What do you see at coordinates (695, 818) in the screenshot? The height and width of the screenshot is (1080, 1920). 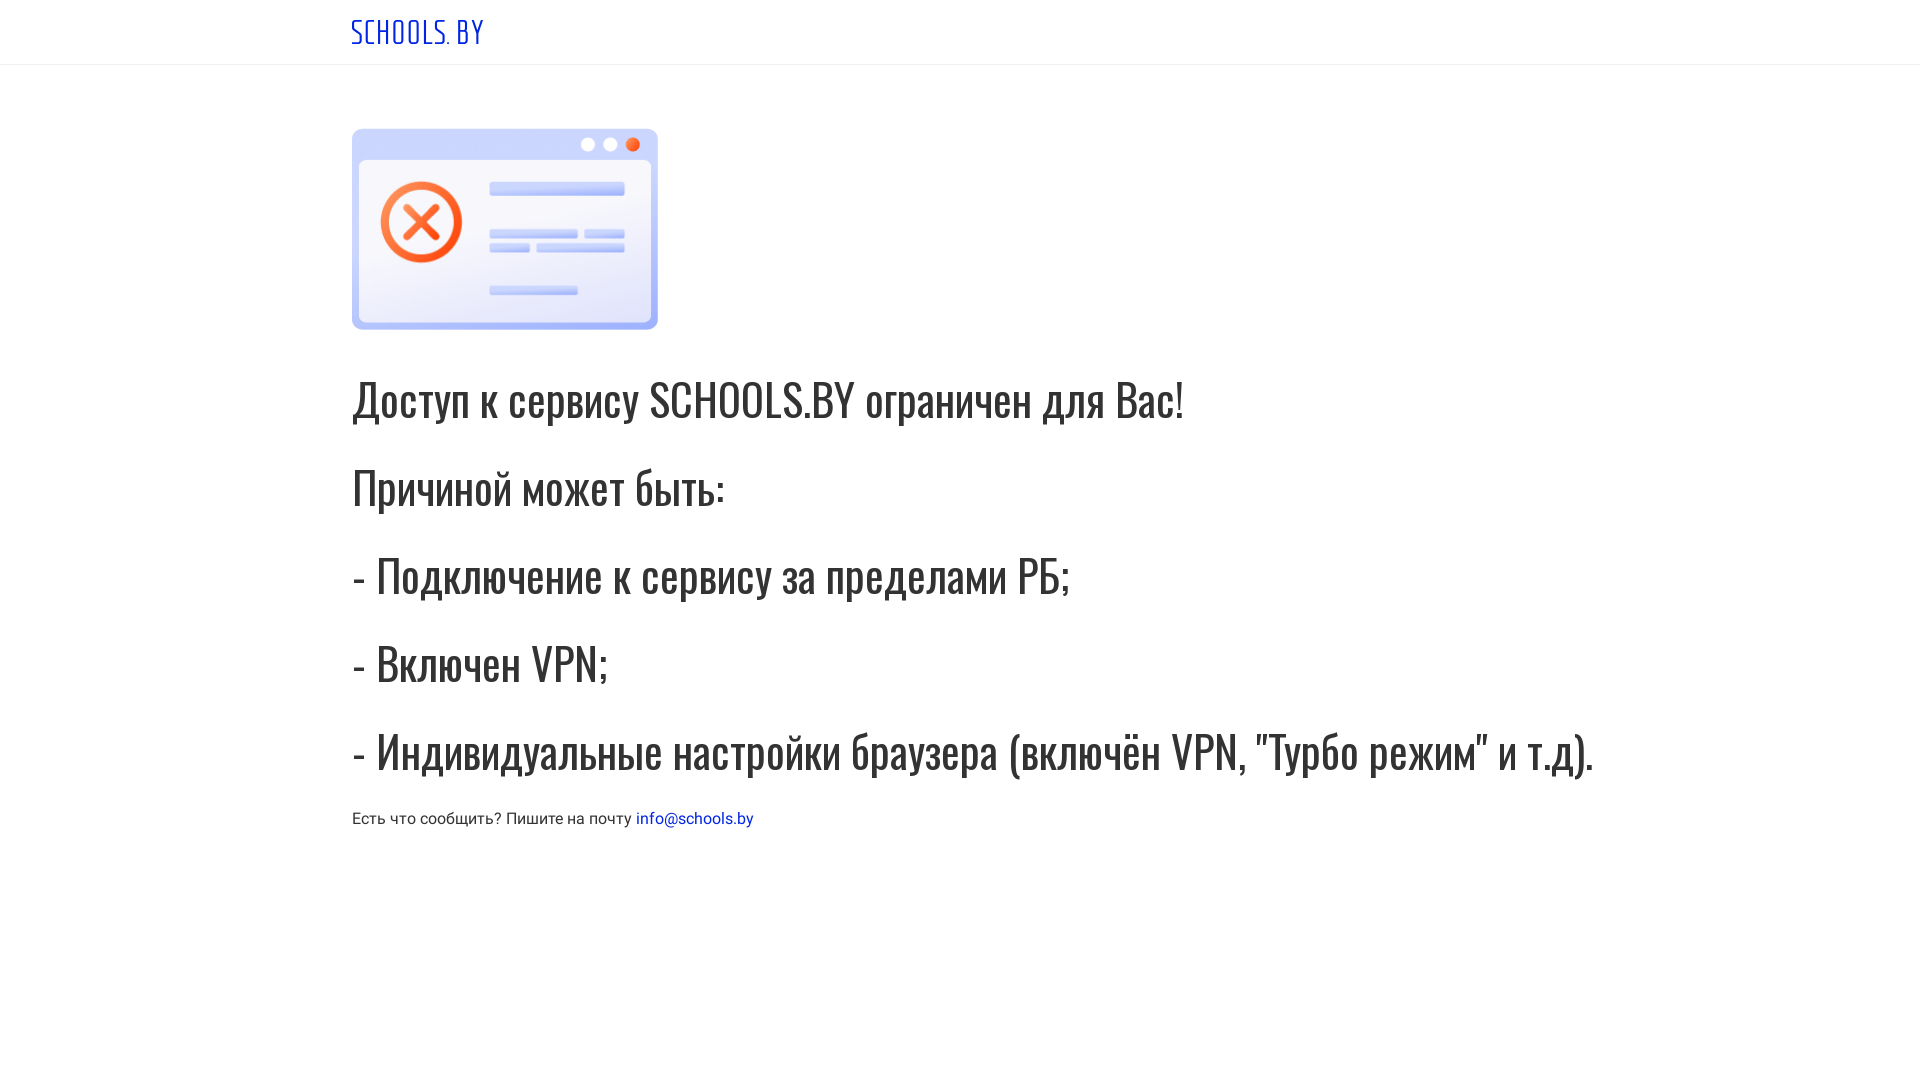 I see `'info@schools.by'` at bounding box center [695, 818].